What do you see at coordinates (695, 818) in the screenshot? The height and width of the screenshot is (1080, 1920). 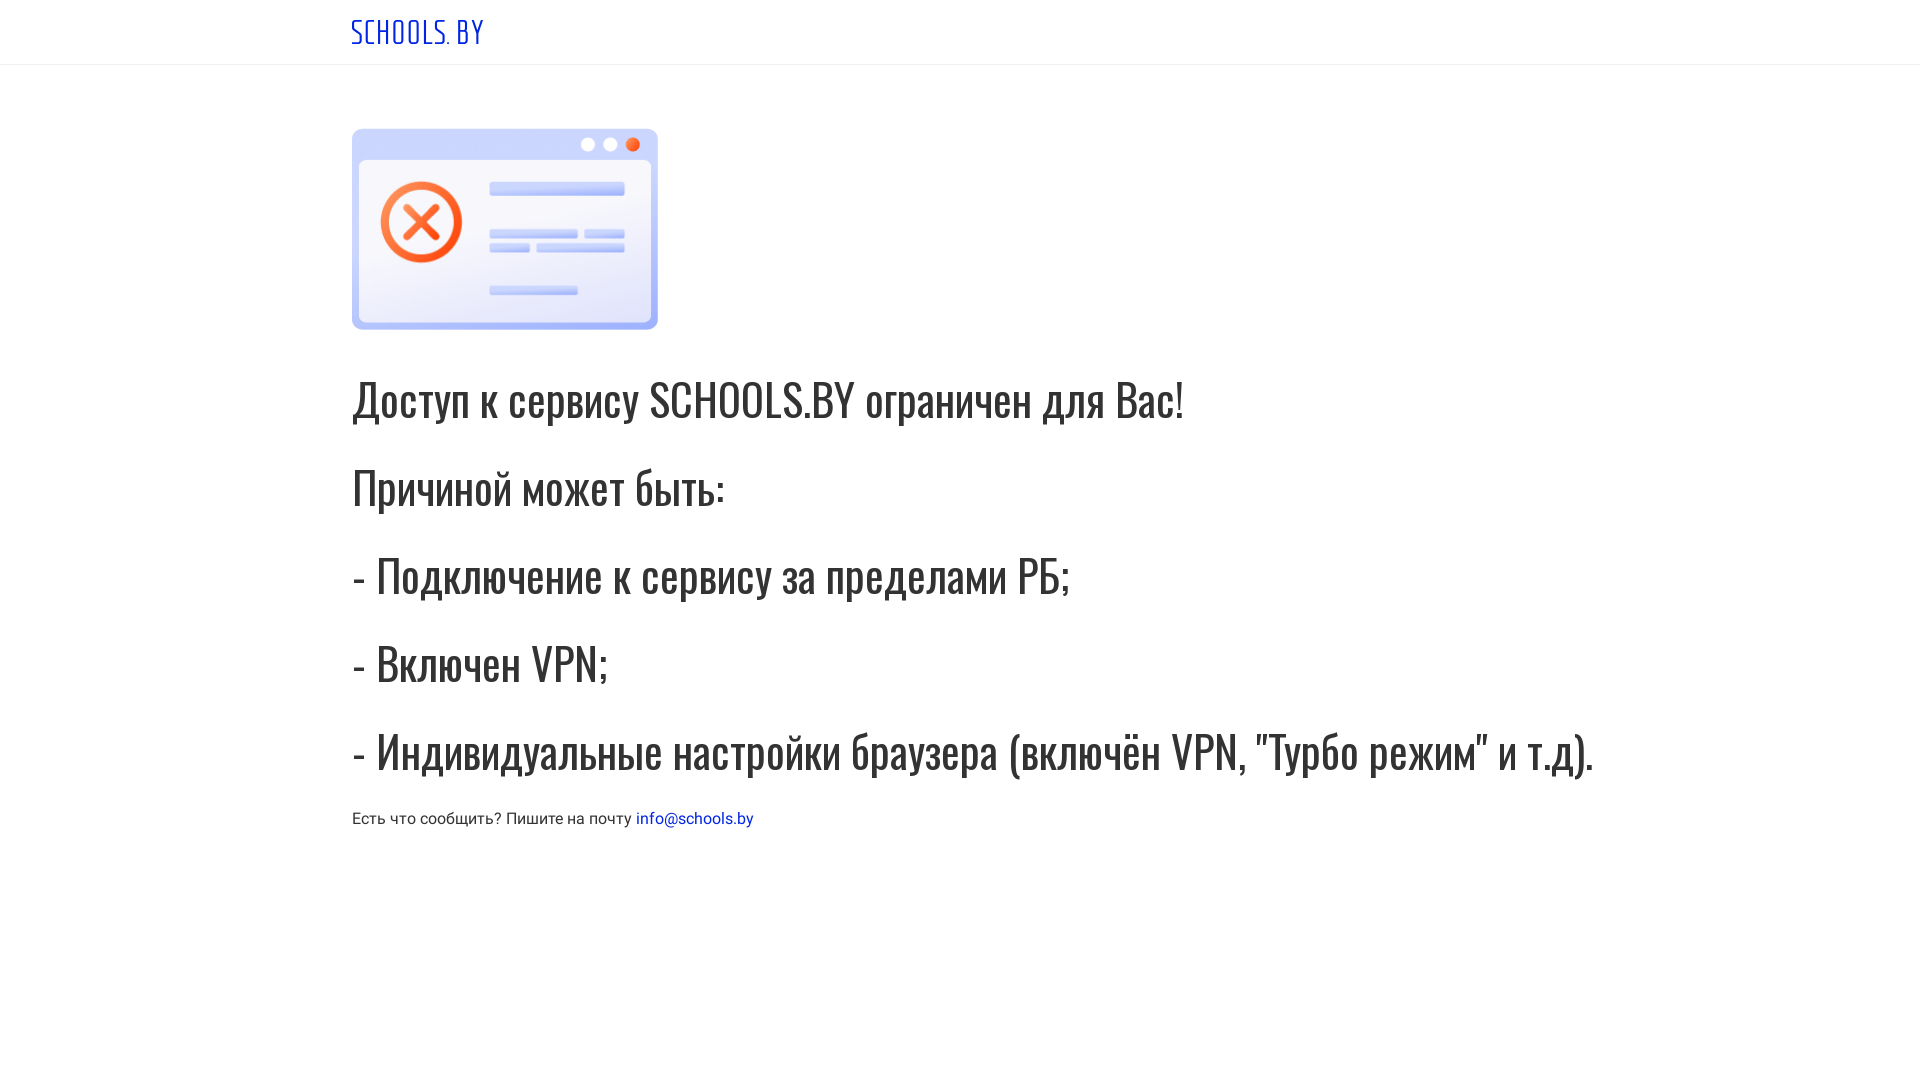 I see `'info@schools.by'` at bounding box center [695, 818].